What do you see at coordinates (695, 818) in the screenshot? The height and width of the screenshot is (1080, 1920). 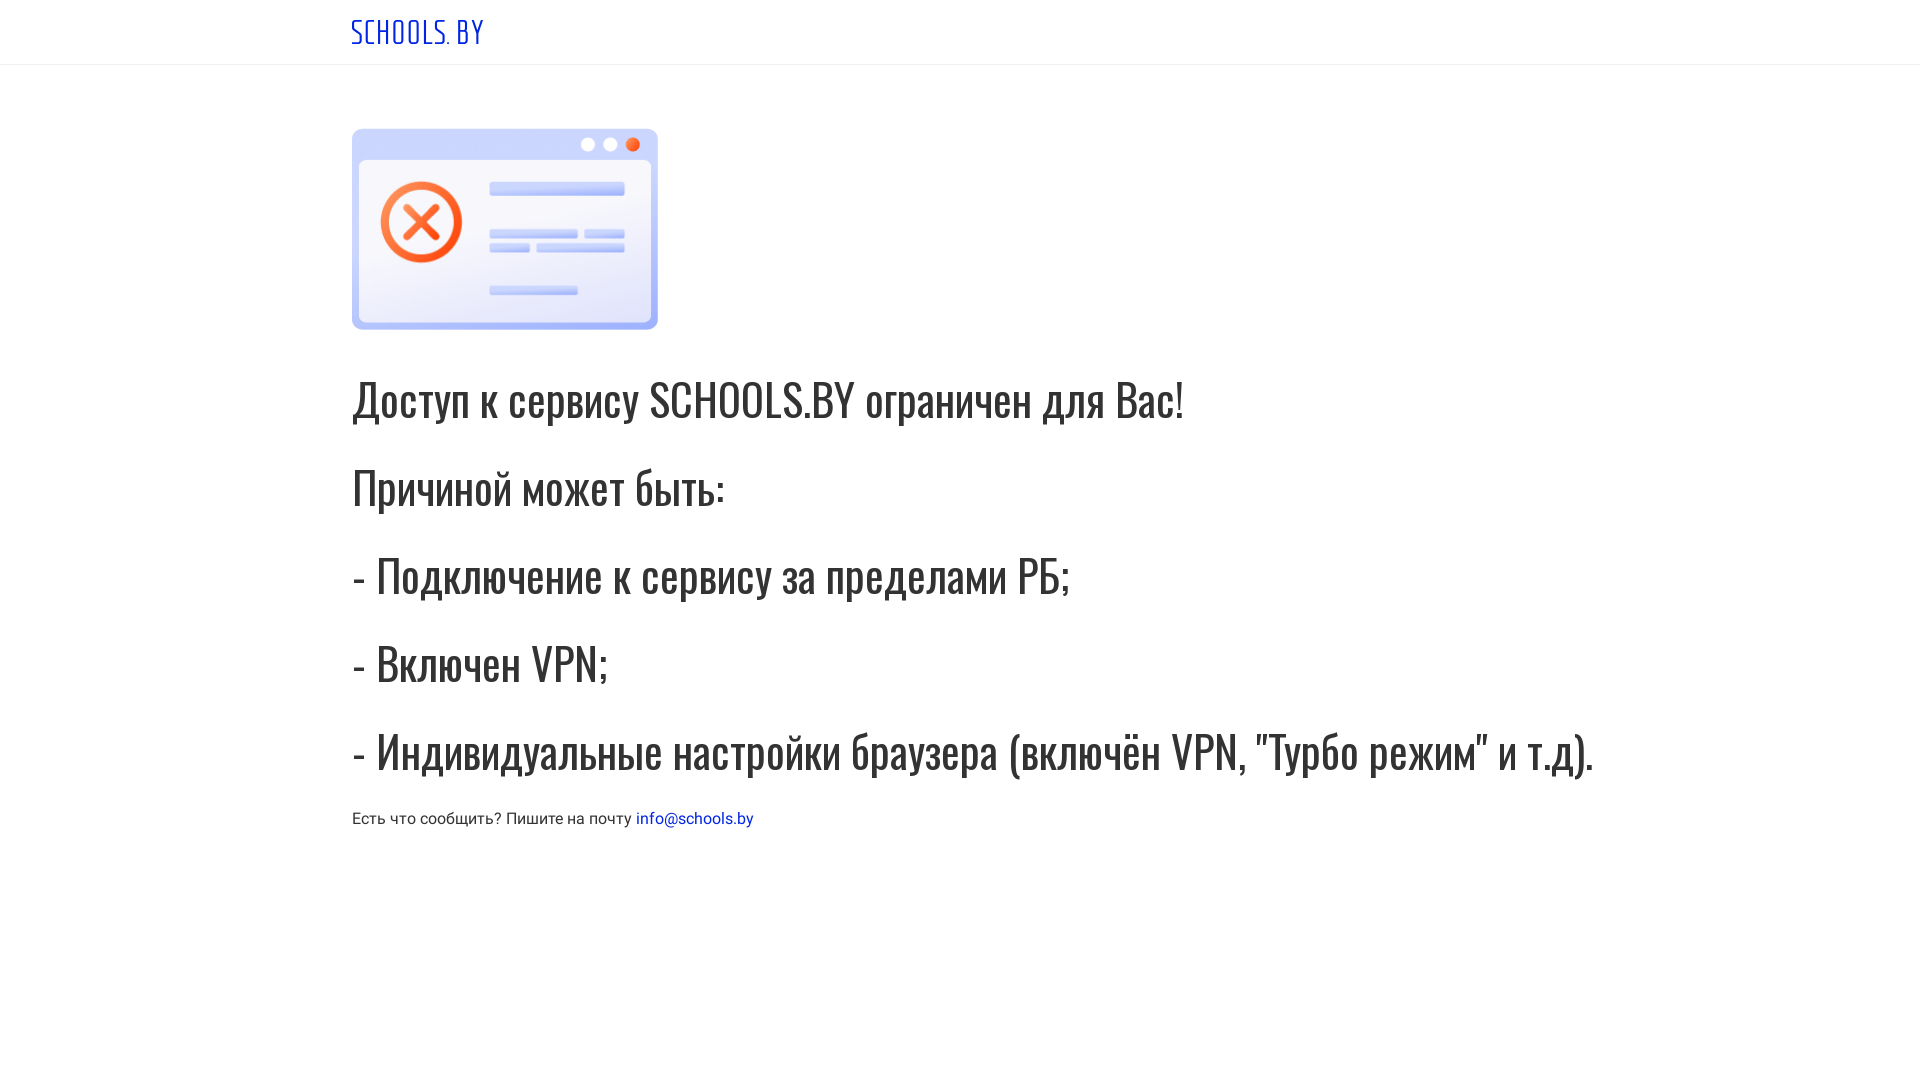 I see `'info@schools.by'` at bounding box center [695, 818].